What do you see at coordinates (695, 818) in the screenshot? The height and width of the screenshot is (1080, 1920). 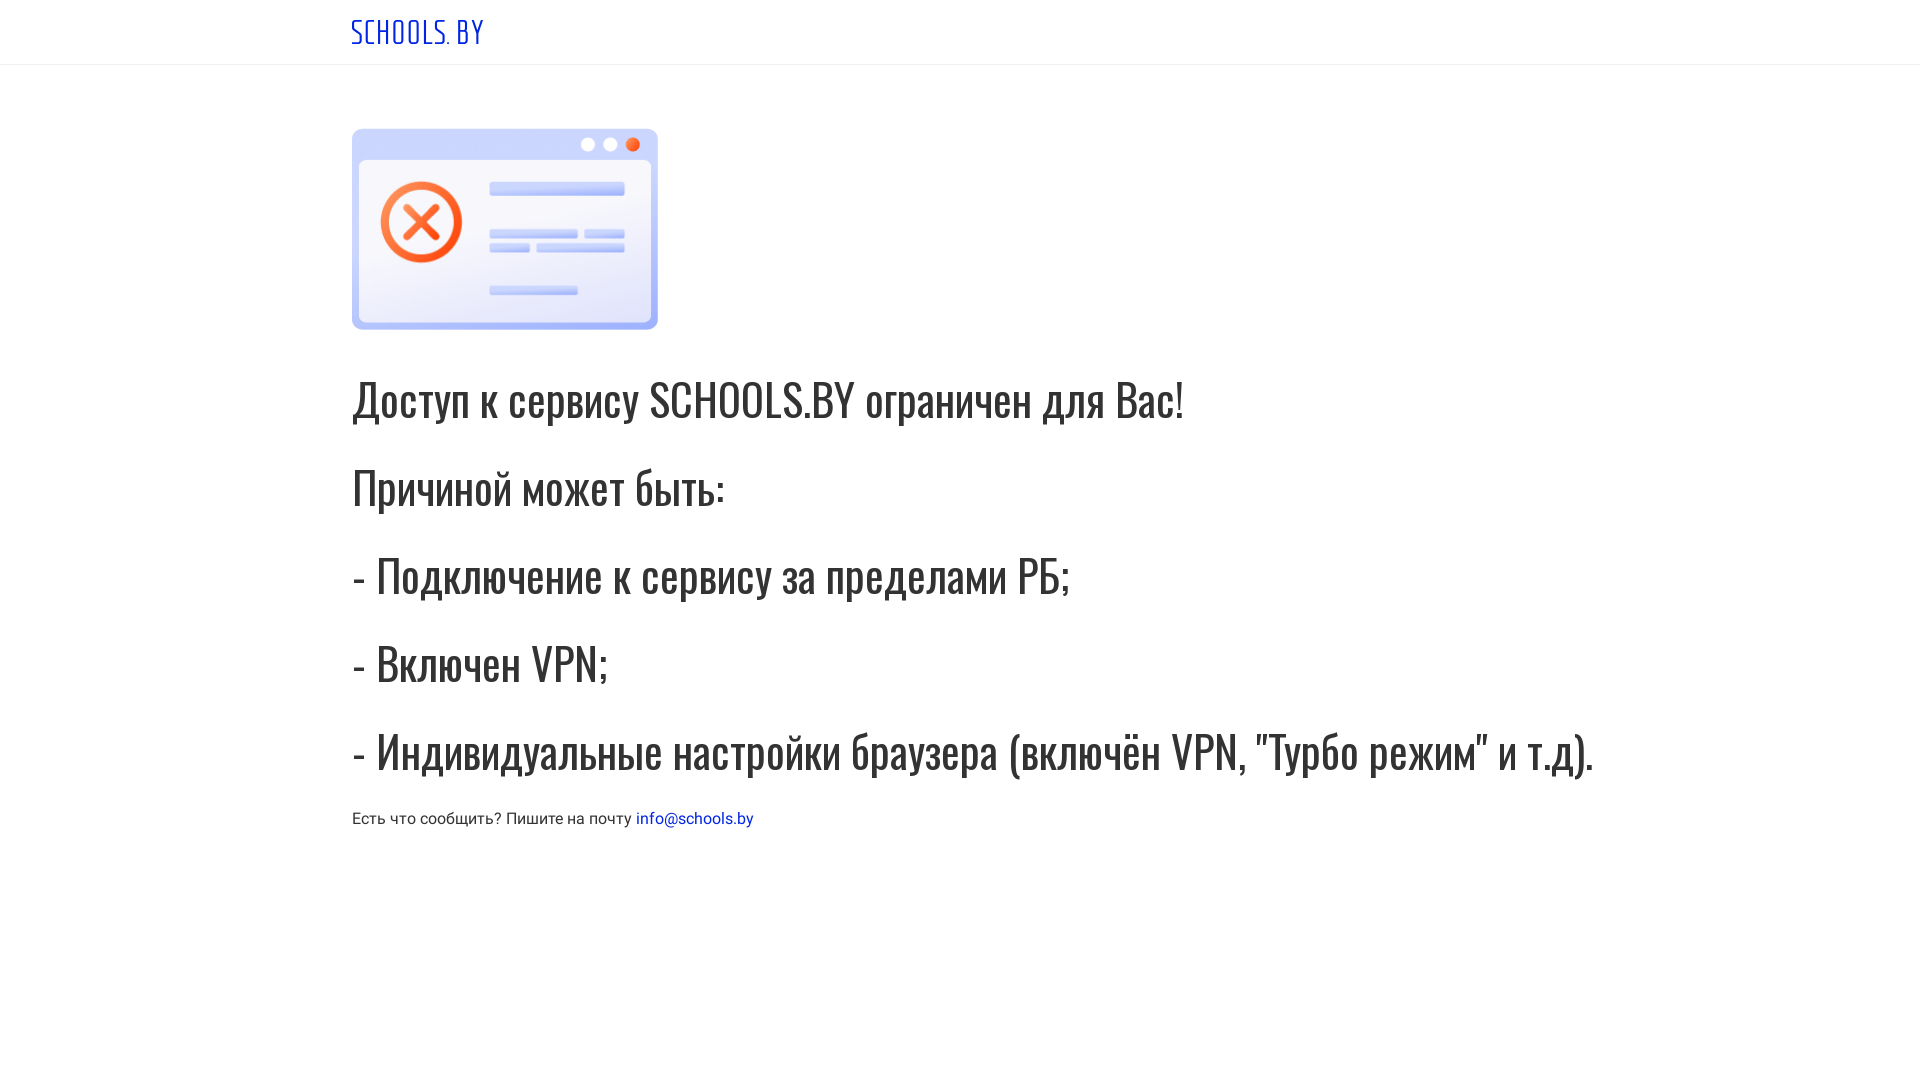 I see `'info@schools.by'` at bounding box center [695, 818].